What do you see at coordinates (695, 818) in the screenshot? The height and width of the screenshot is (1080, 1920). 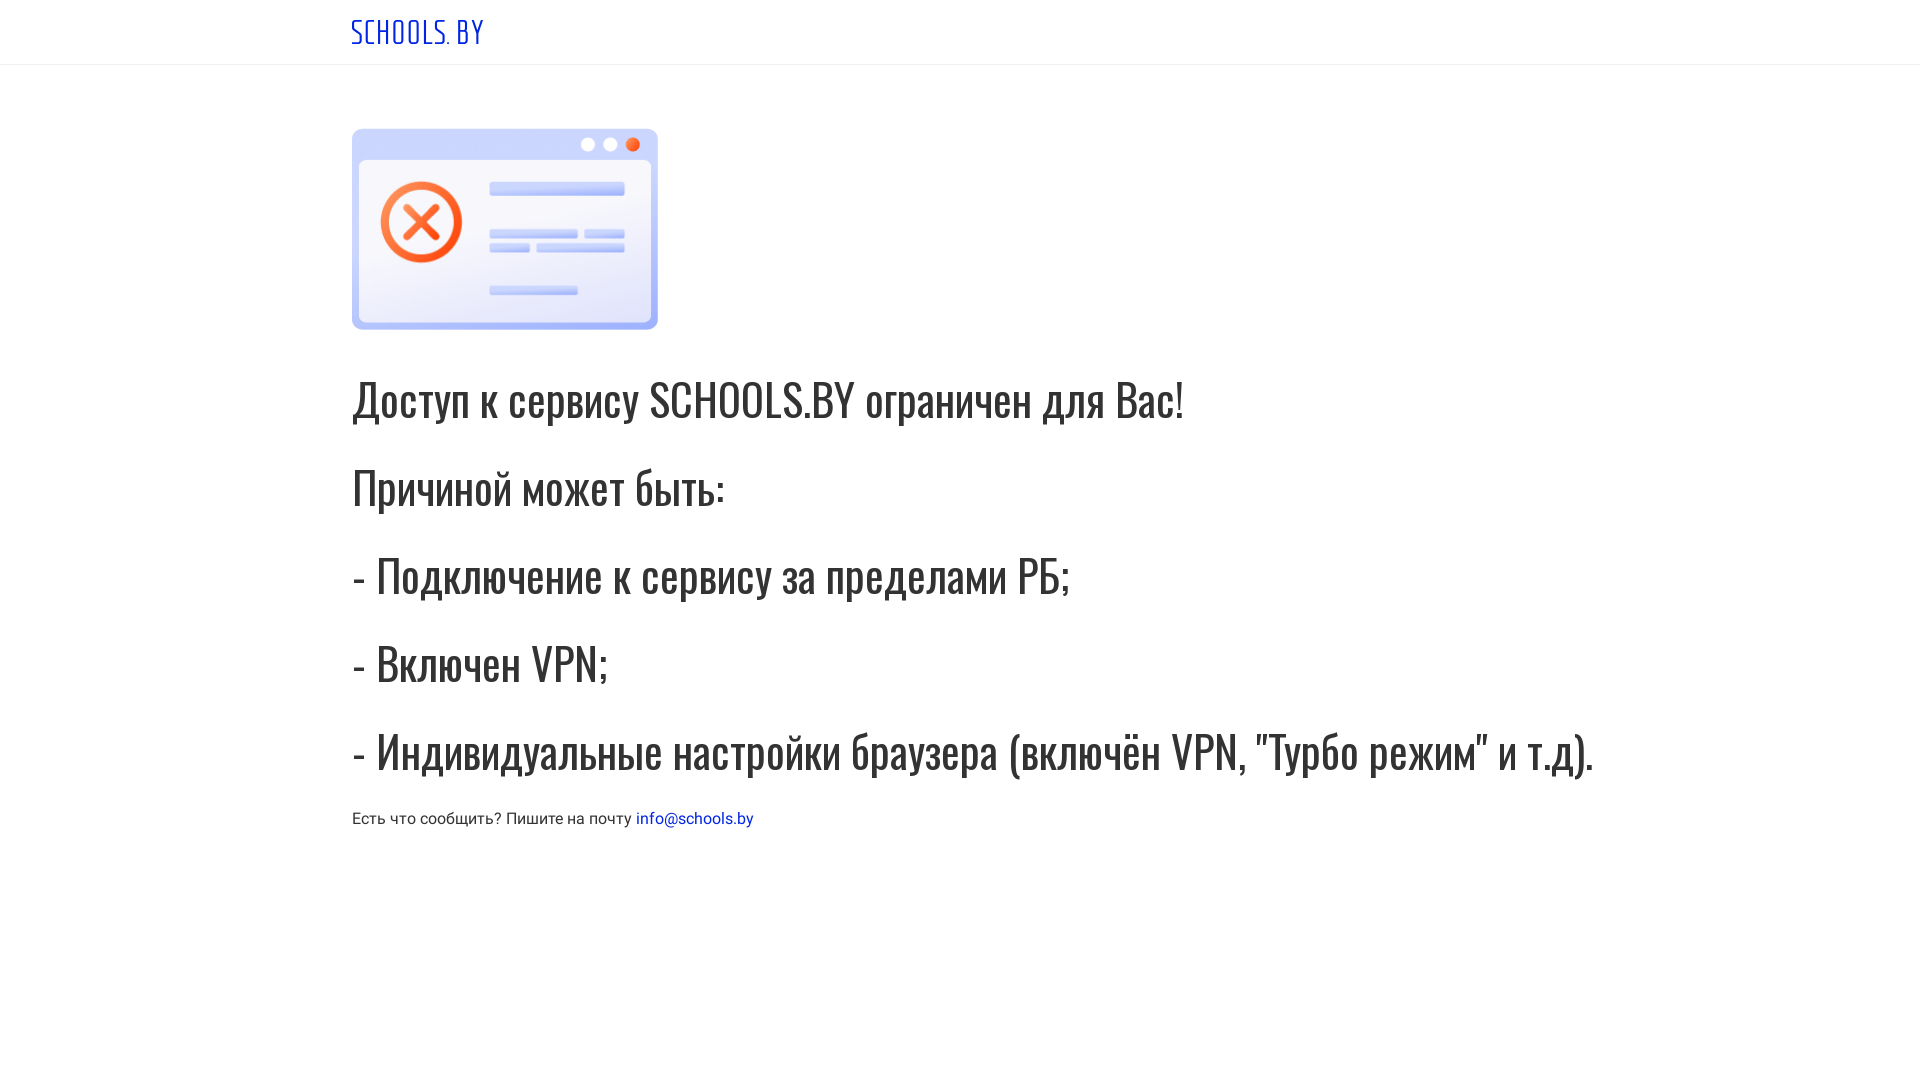 I see `'info@schools.by'` at bounding box center [695, 818].